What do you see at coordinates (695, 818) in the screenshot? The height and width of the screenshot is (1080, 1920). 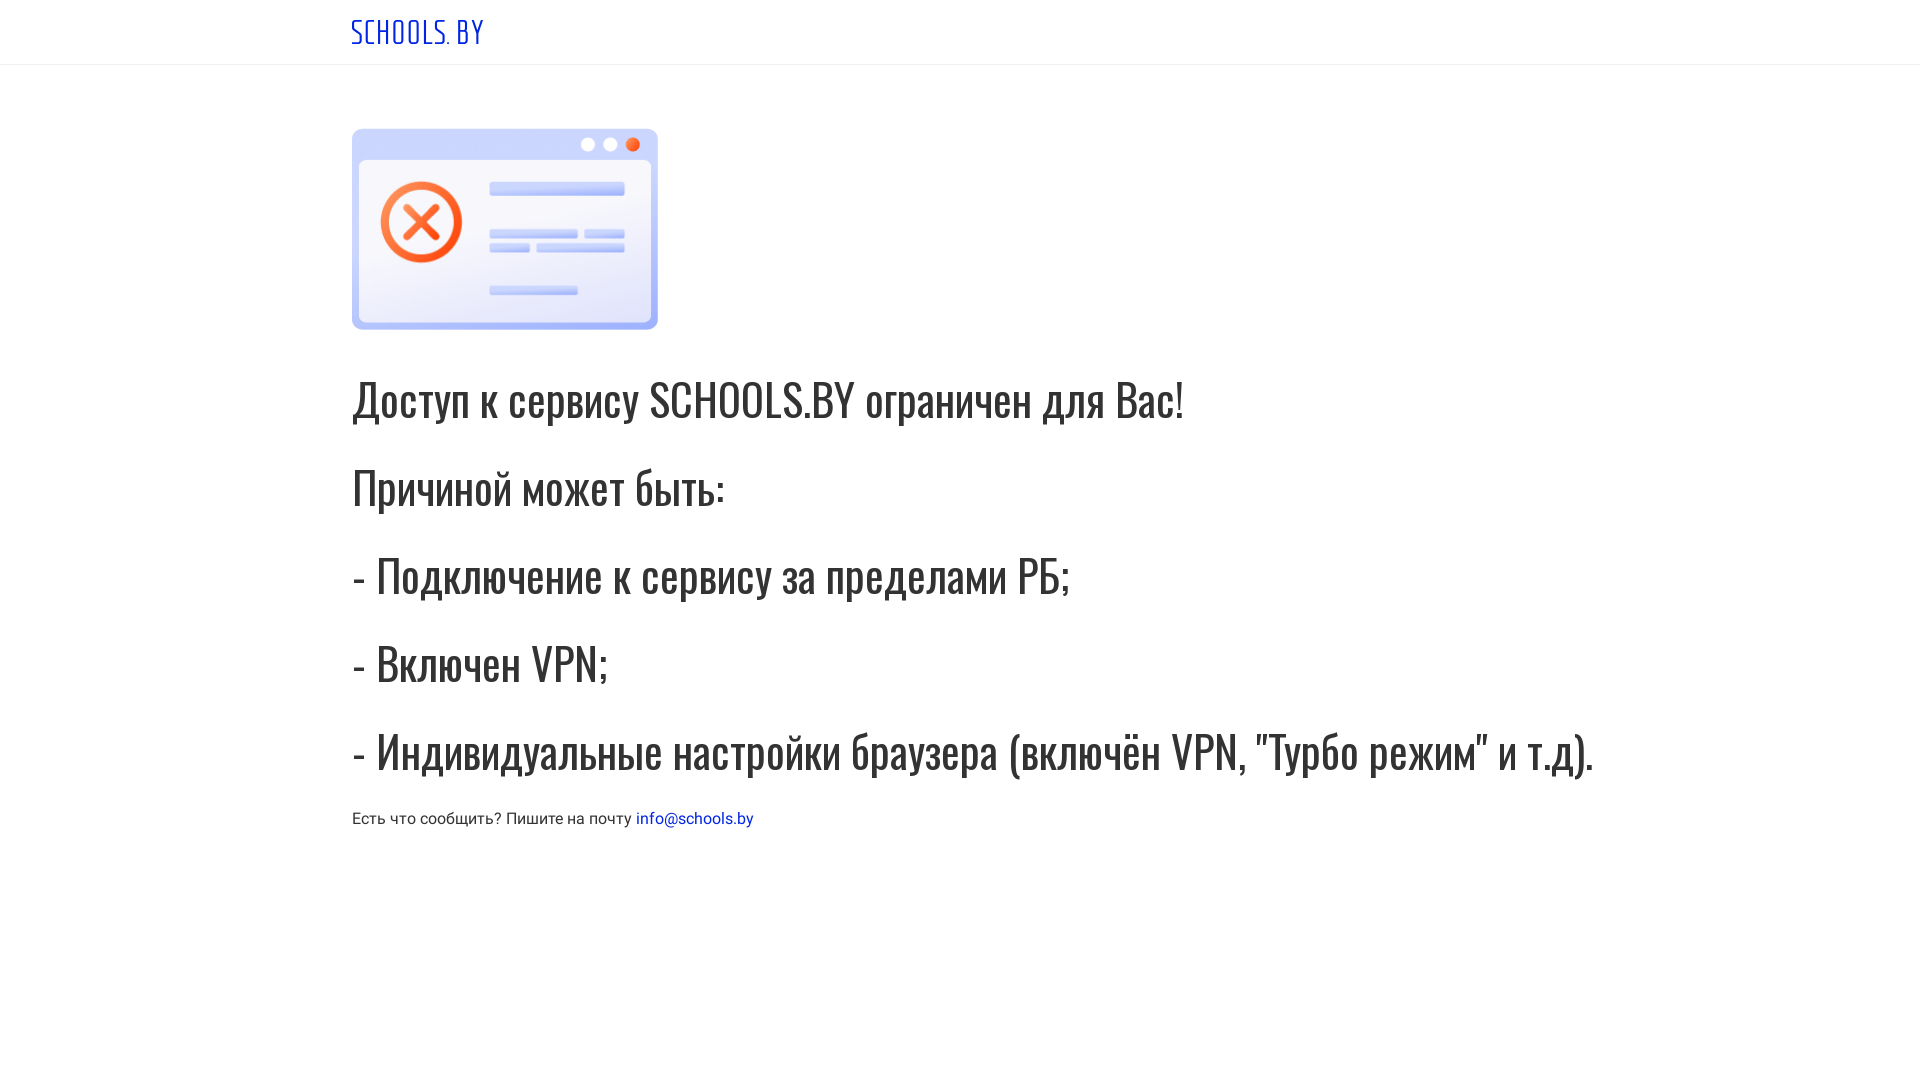 I see `'info@schools.by'` at bounding box center [695, 818].